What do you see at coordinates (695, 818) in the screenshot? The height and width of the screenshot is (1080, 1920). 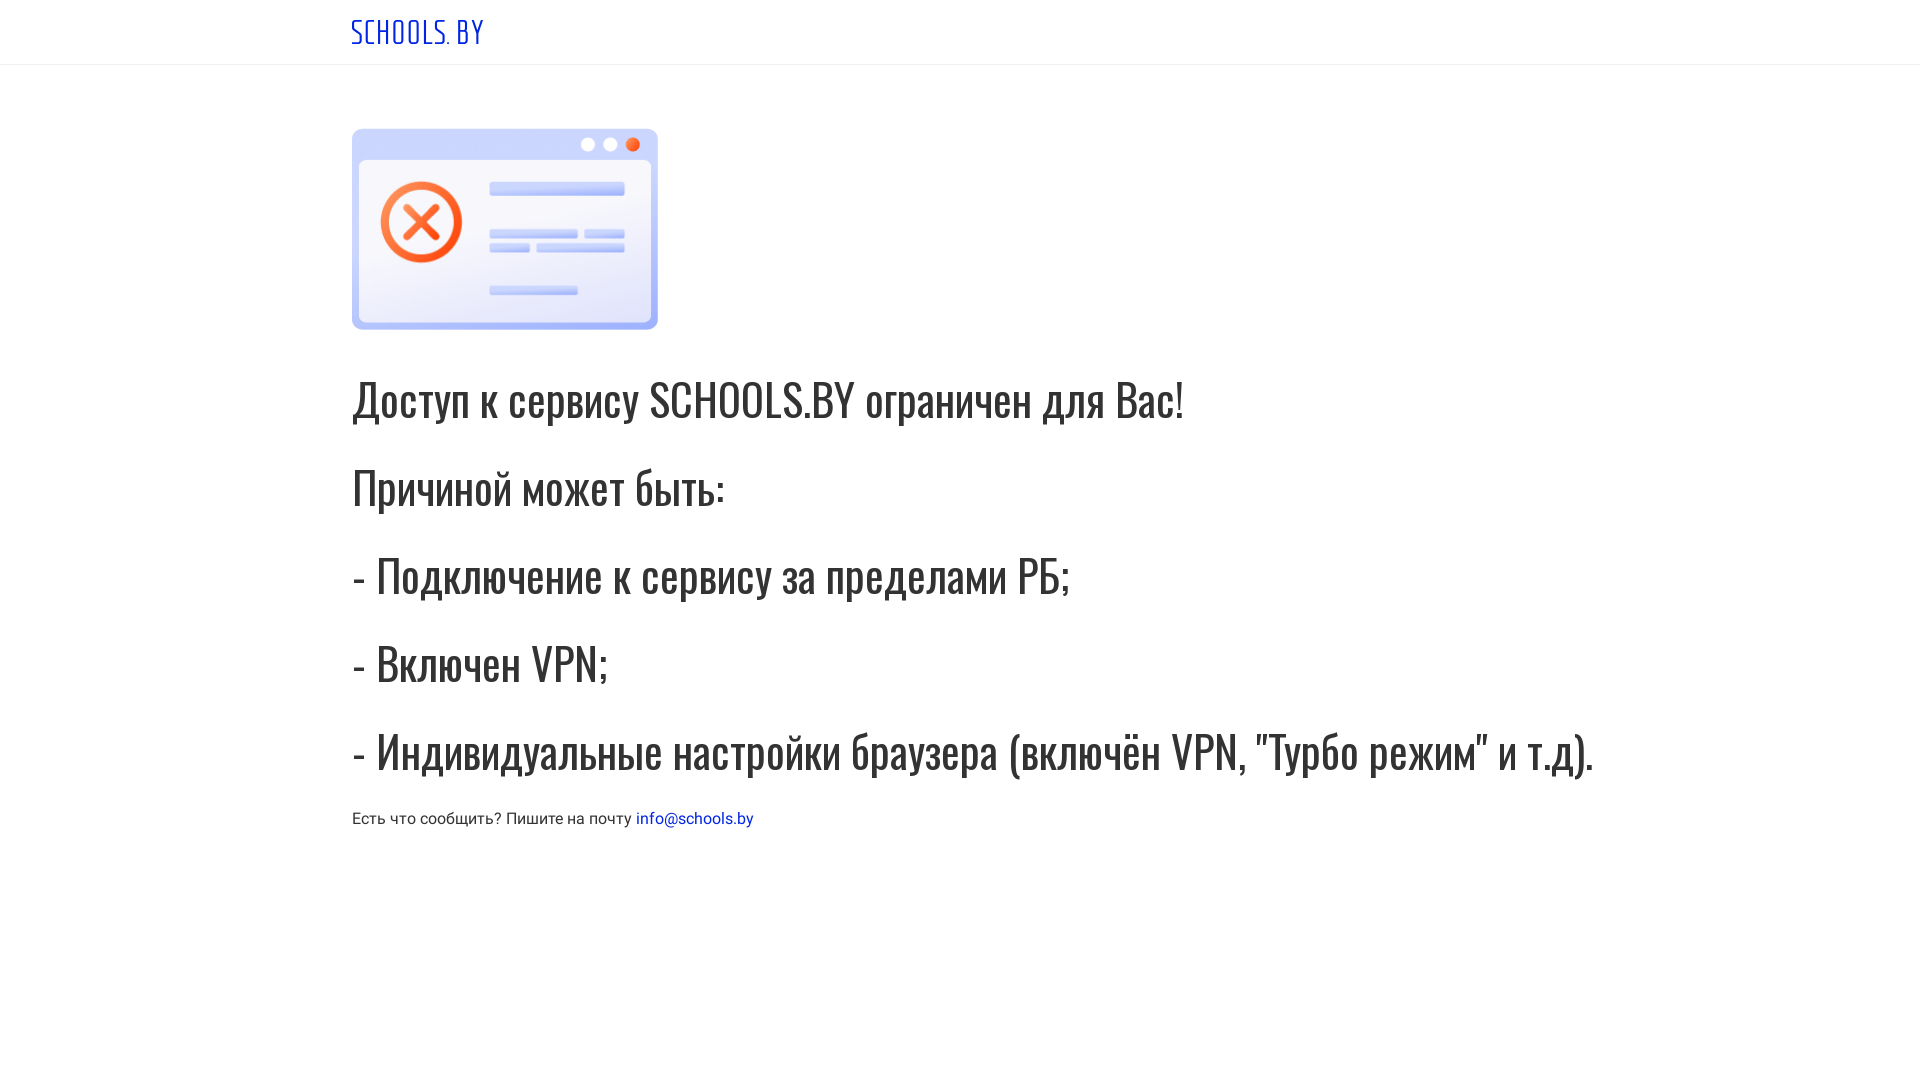 I see `'info@schools.by'` at bounding box center [695, 818].